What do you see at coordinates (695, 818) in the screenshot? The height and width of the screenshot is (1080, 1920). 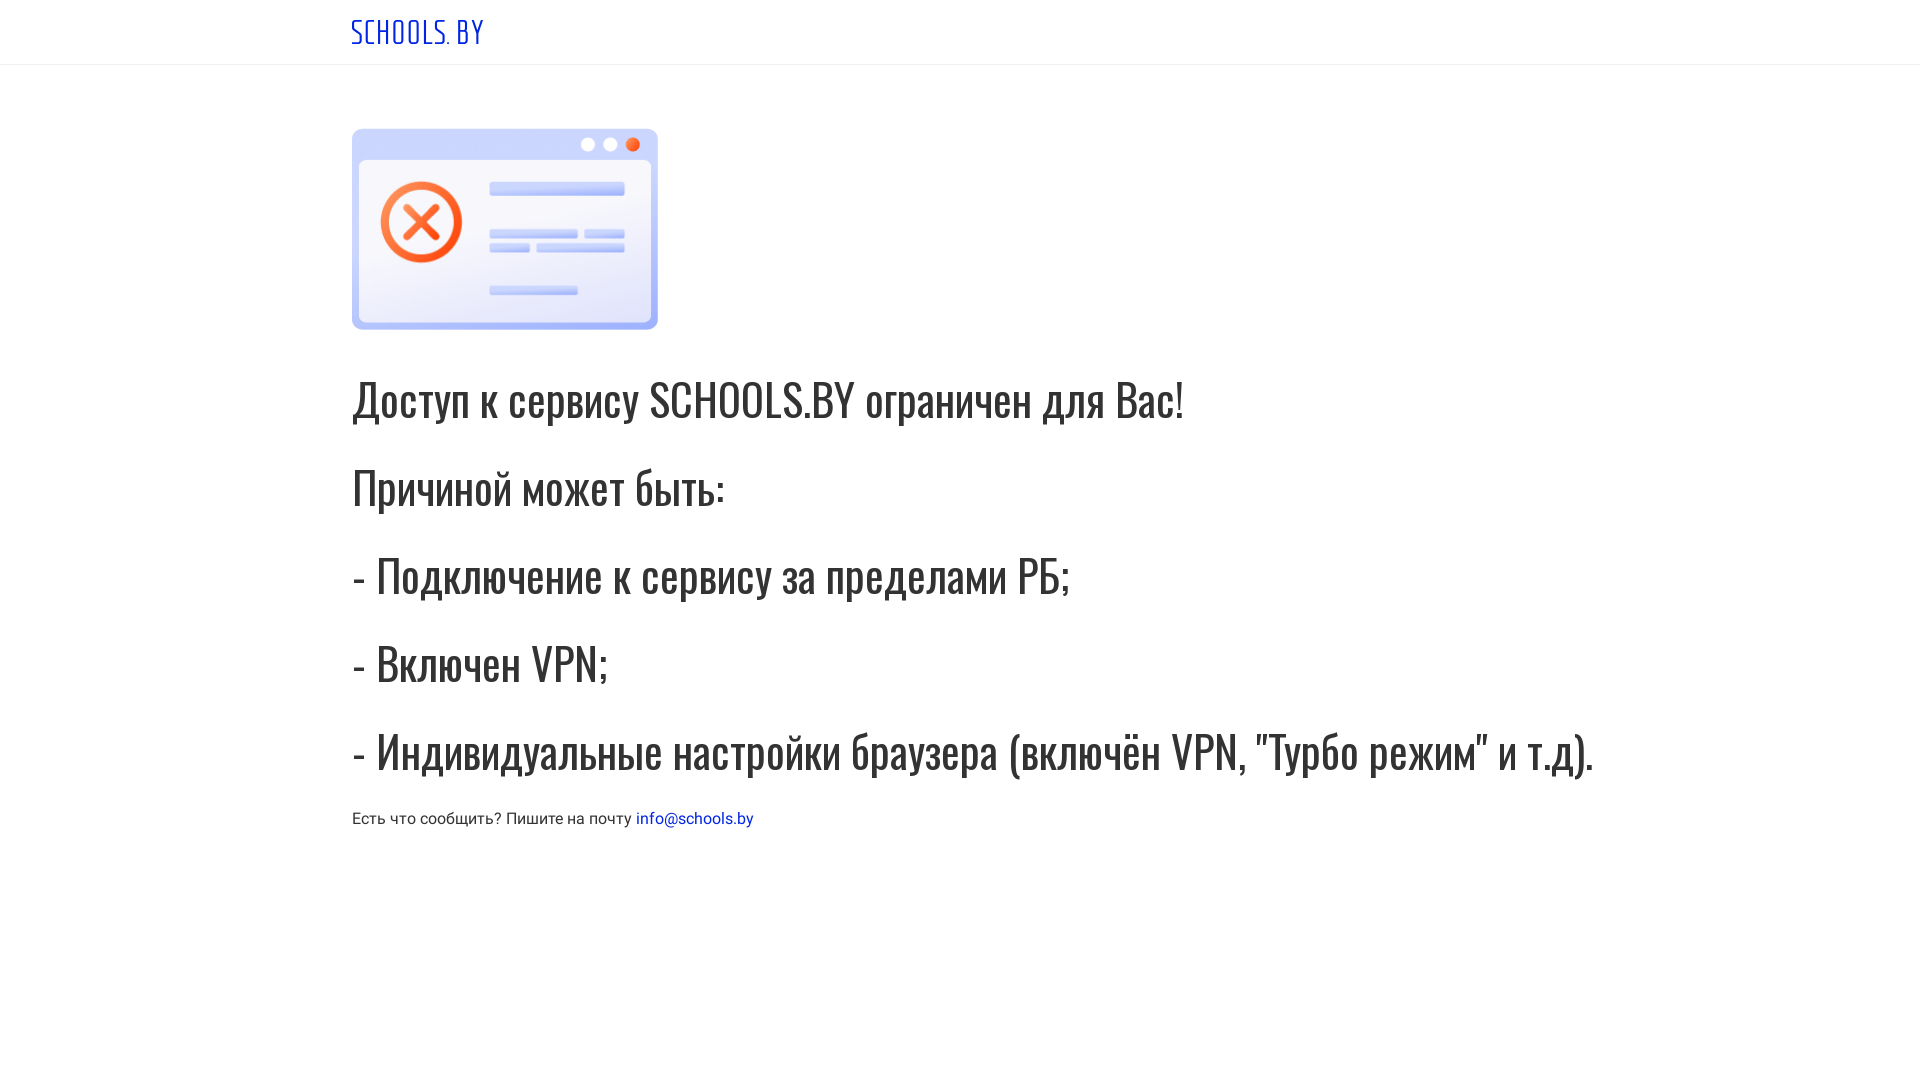 I see `'info@schools.by'` at bounding box center [695, 818].